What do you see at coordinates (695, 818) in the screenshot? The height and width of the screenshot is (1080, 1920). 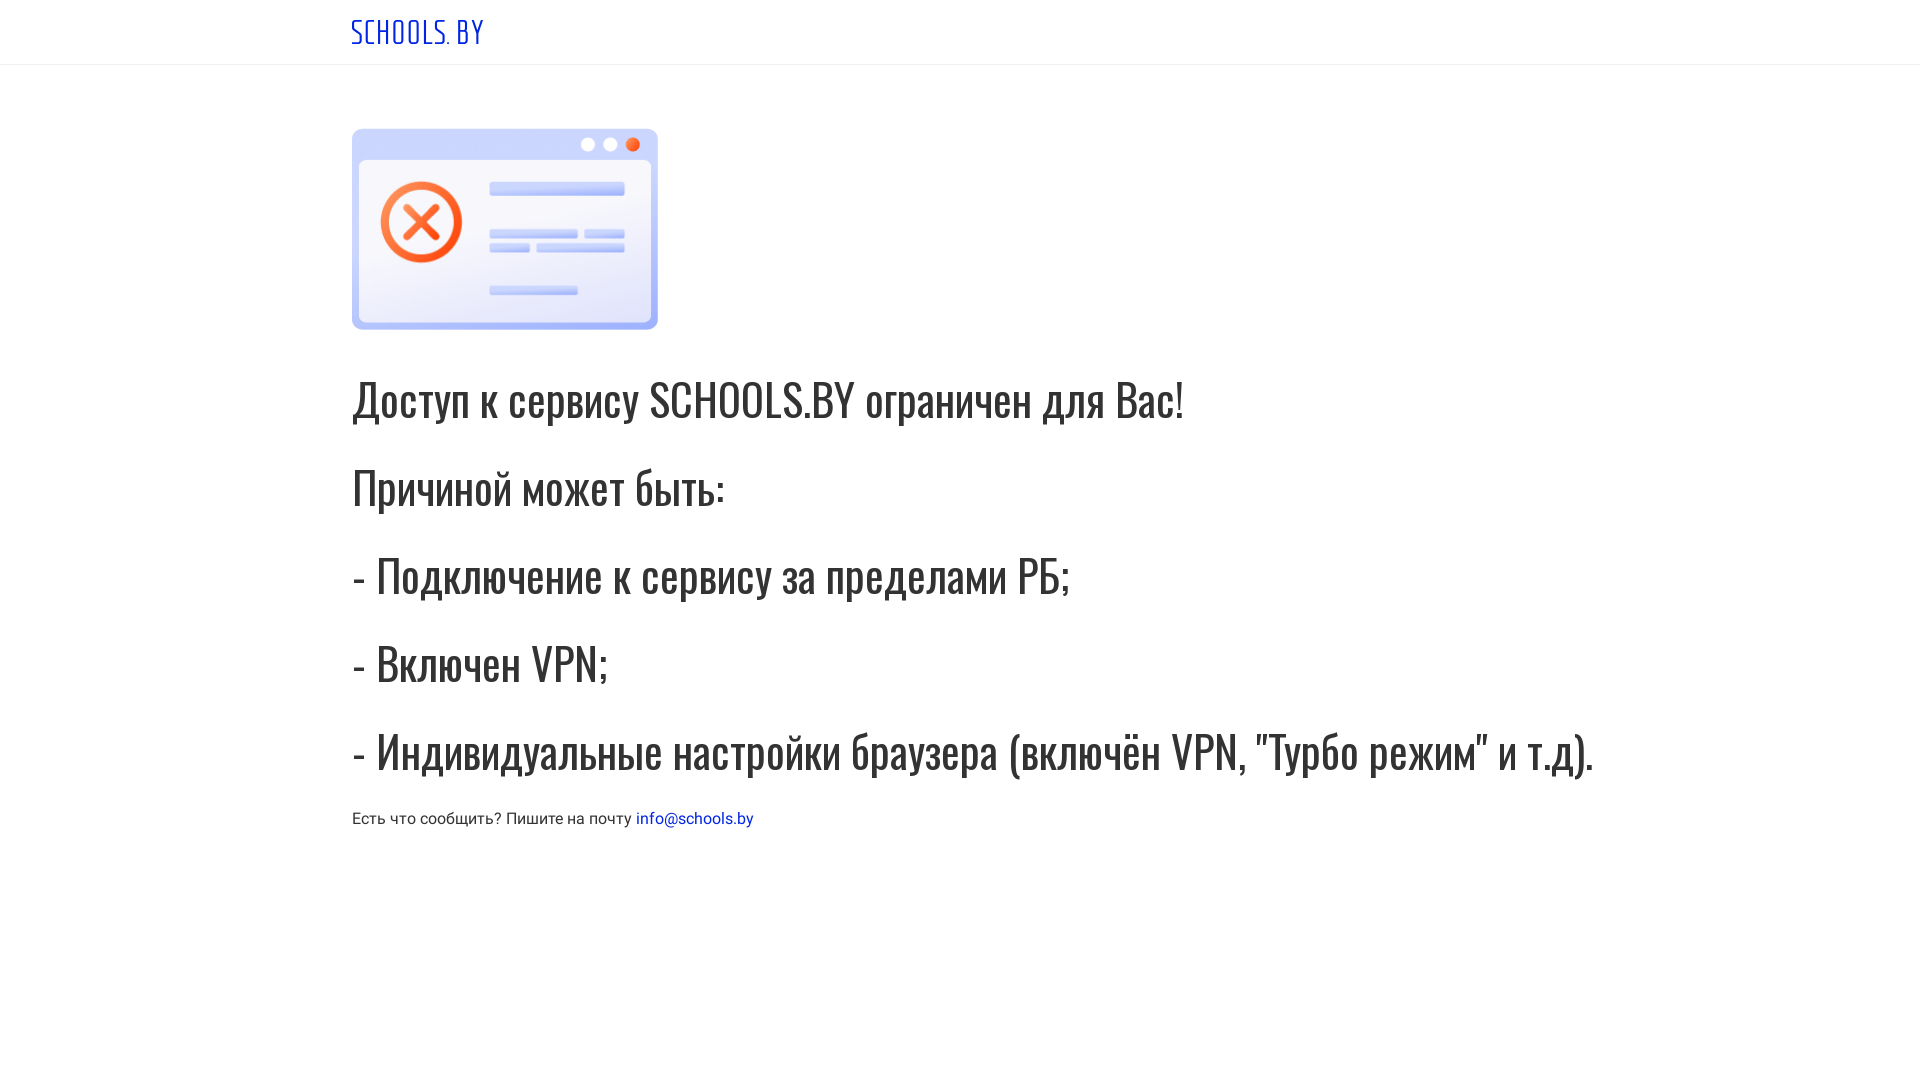 I see `'info@schools.by'` at bounding box center [695, 818].